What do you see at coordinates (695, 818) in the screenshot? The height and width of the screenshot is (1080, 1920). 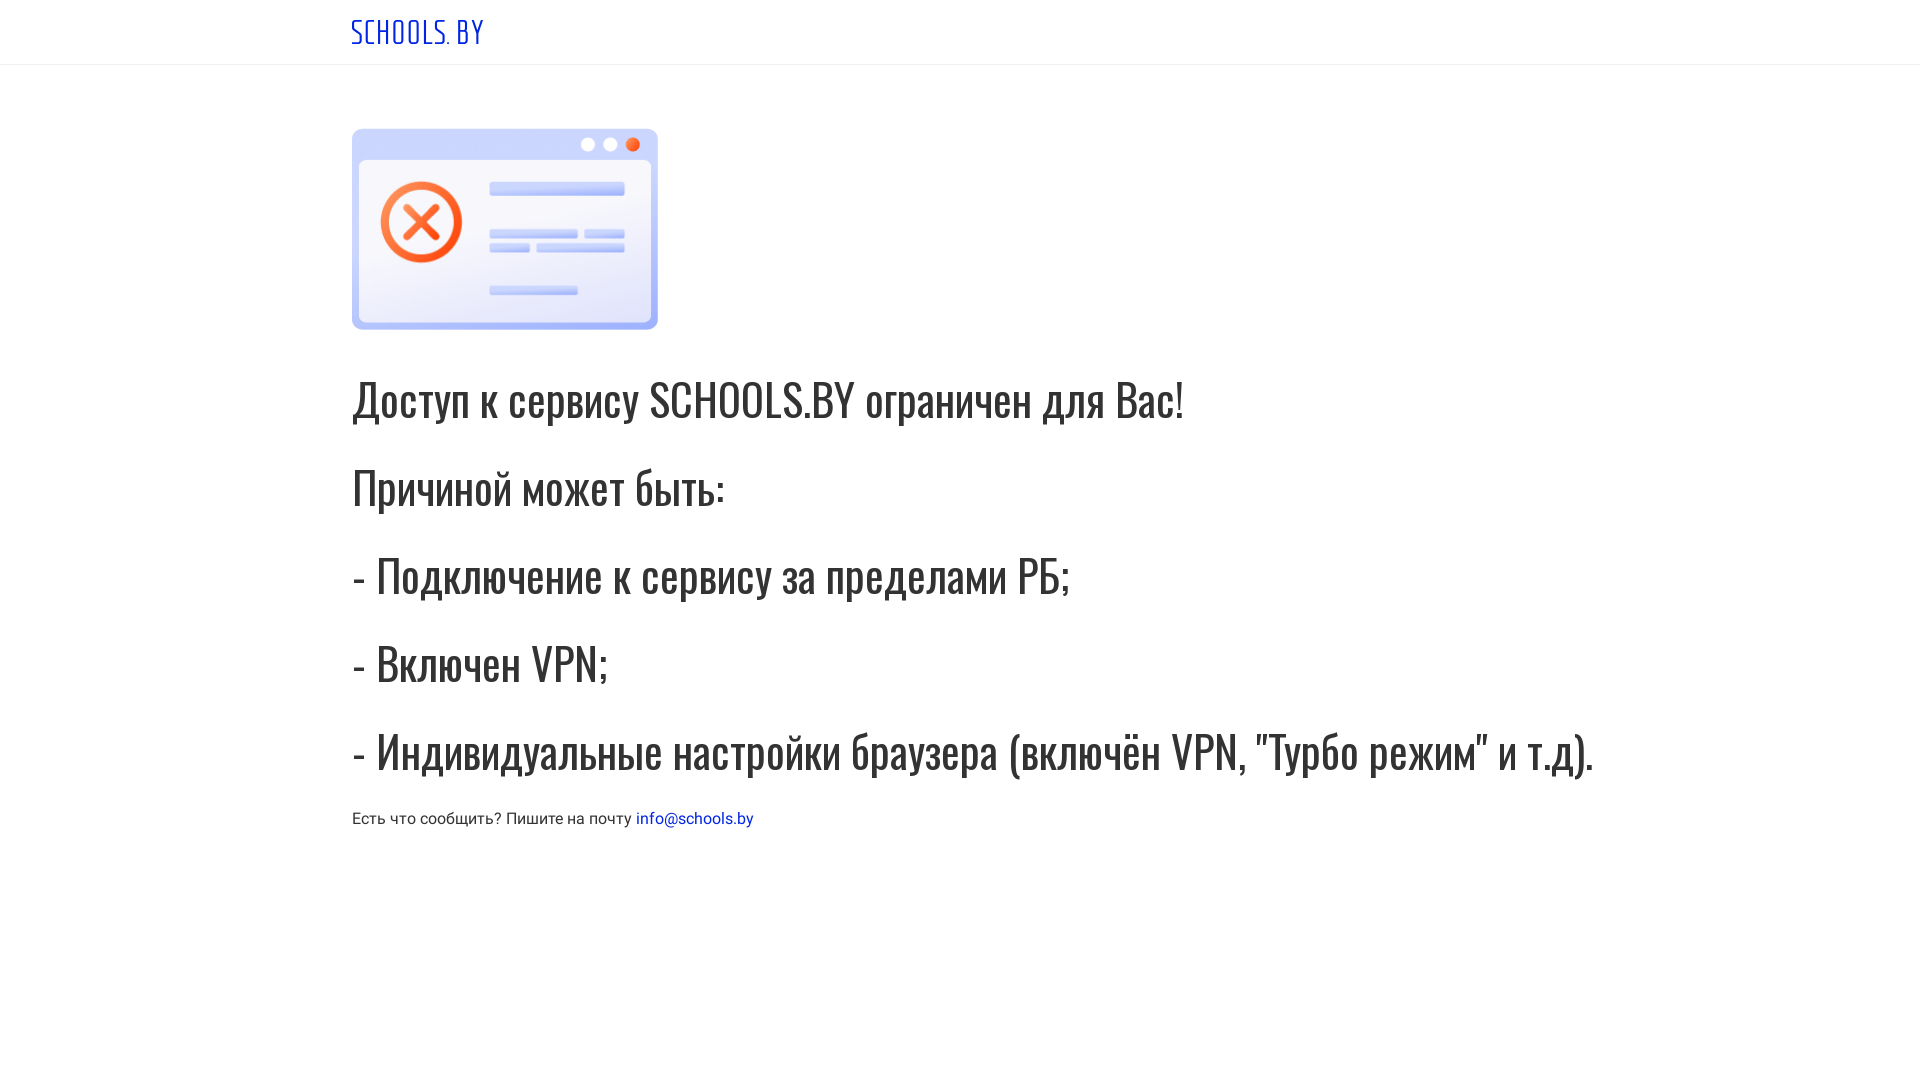 I see `'info@schools.by'` at bounding box center [695, 818].